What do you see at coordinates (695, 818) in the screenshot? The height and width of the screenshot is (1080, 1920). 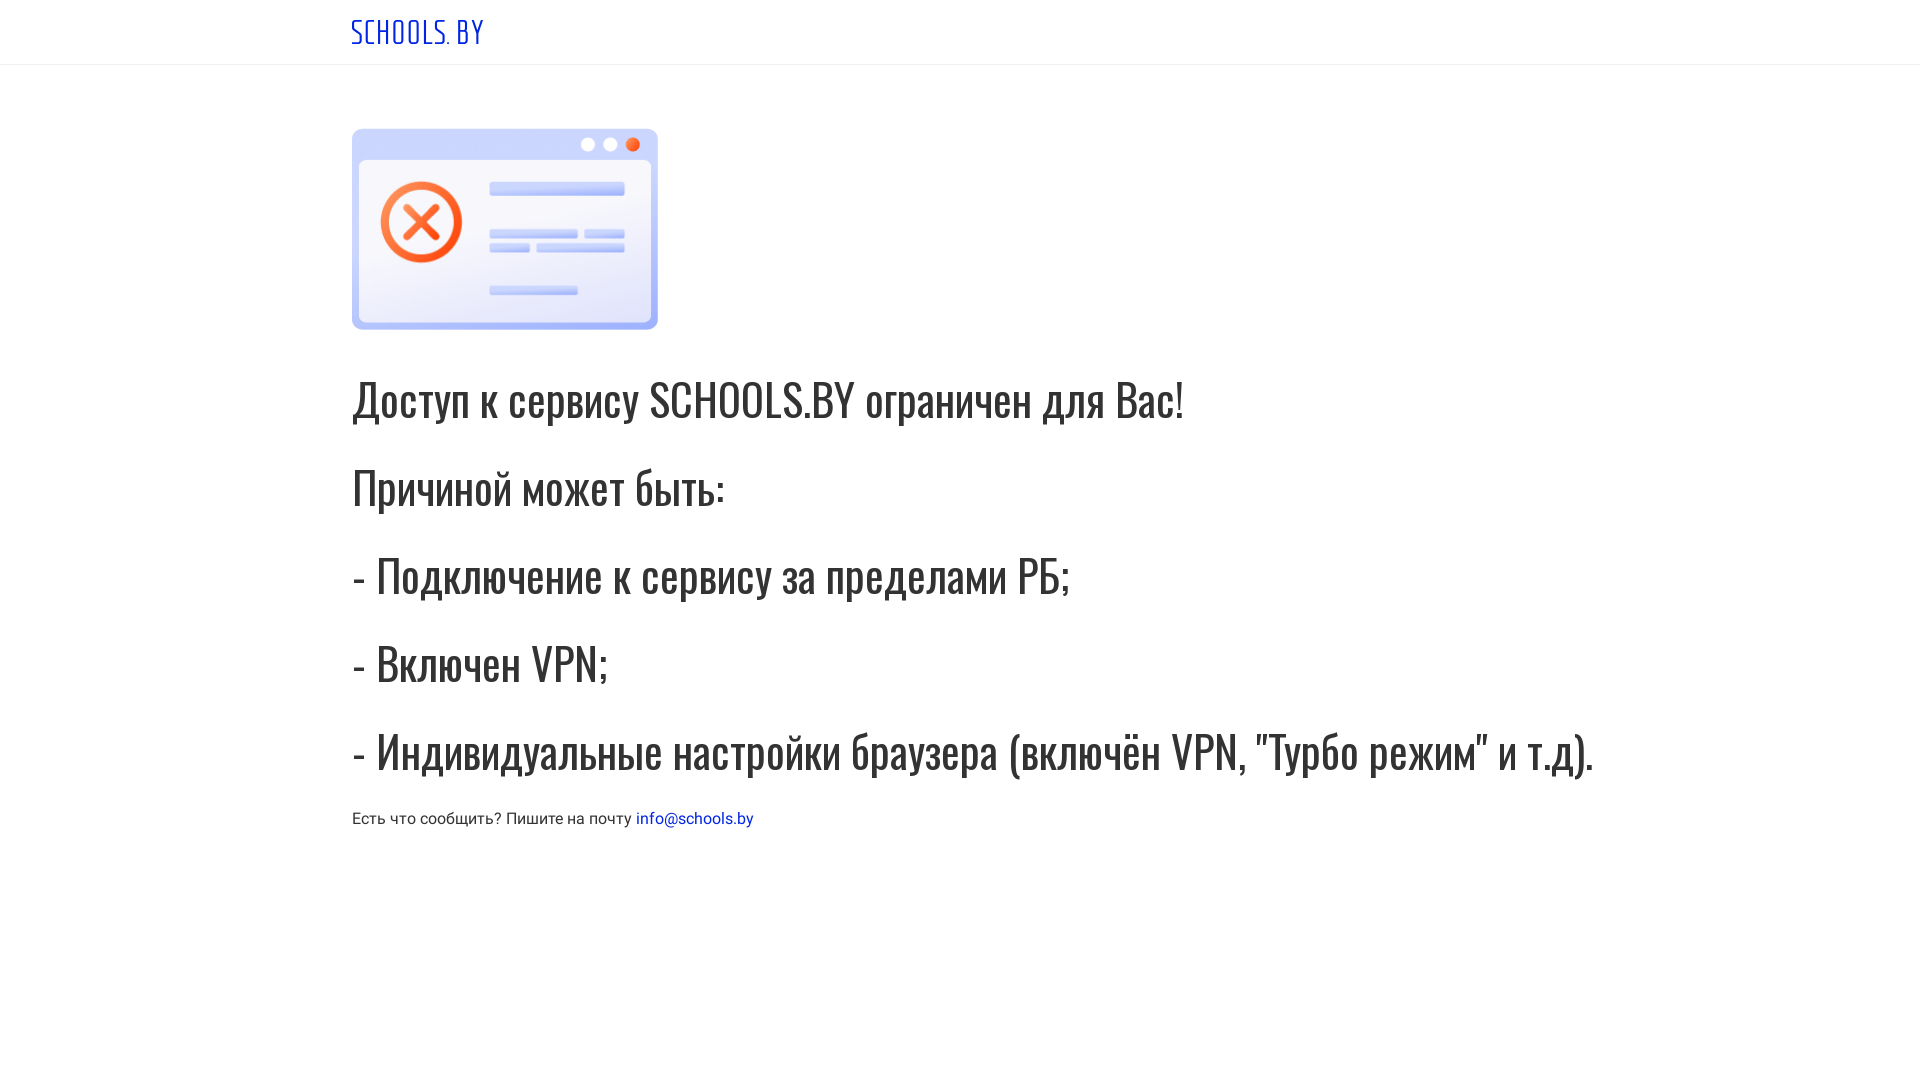 I see `'info@schools.by'` at bounding box center [695, 818].